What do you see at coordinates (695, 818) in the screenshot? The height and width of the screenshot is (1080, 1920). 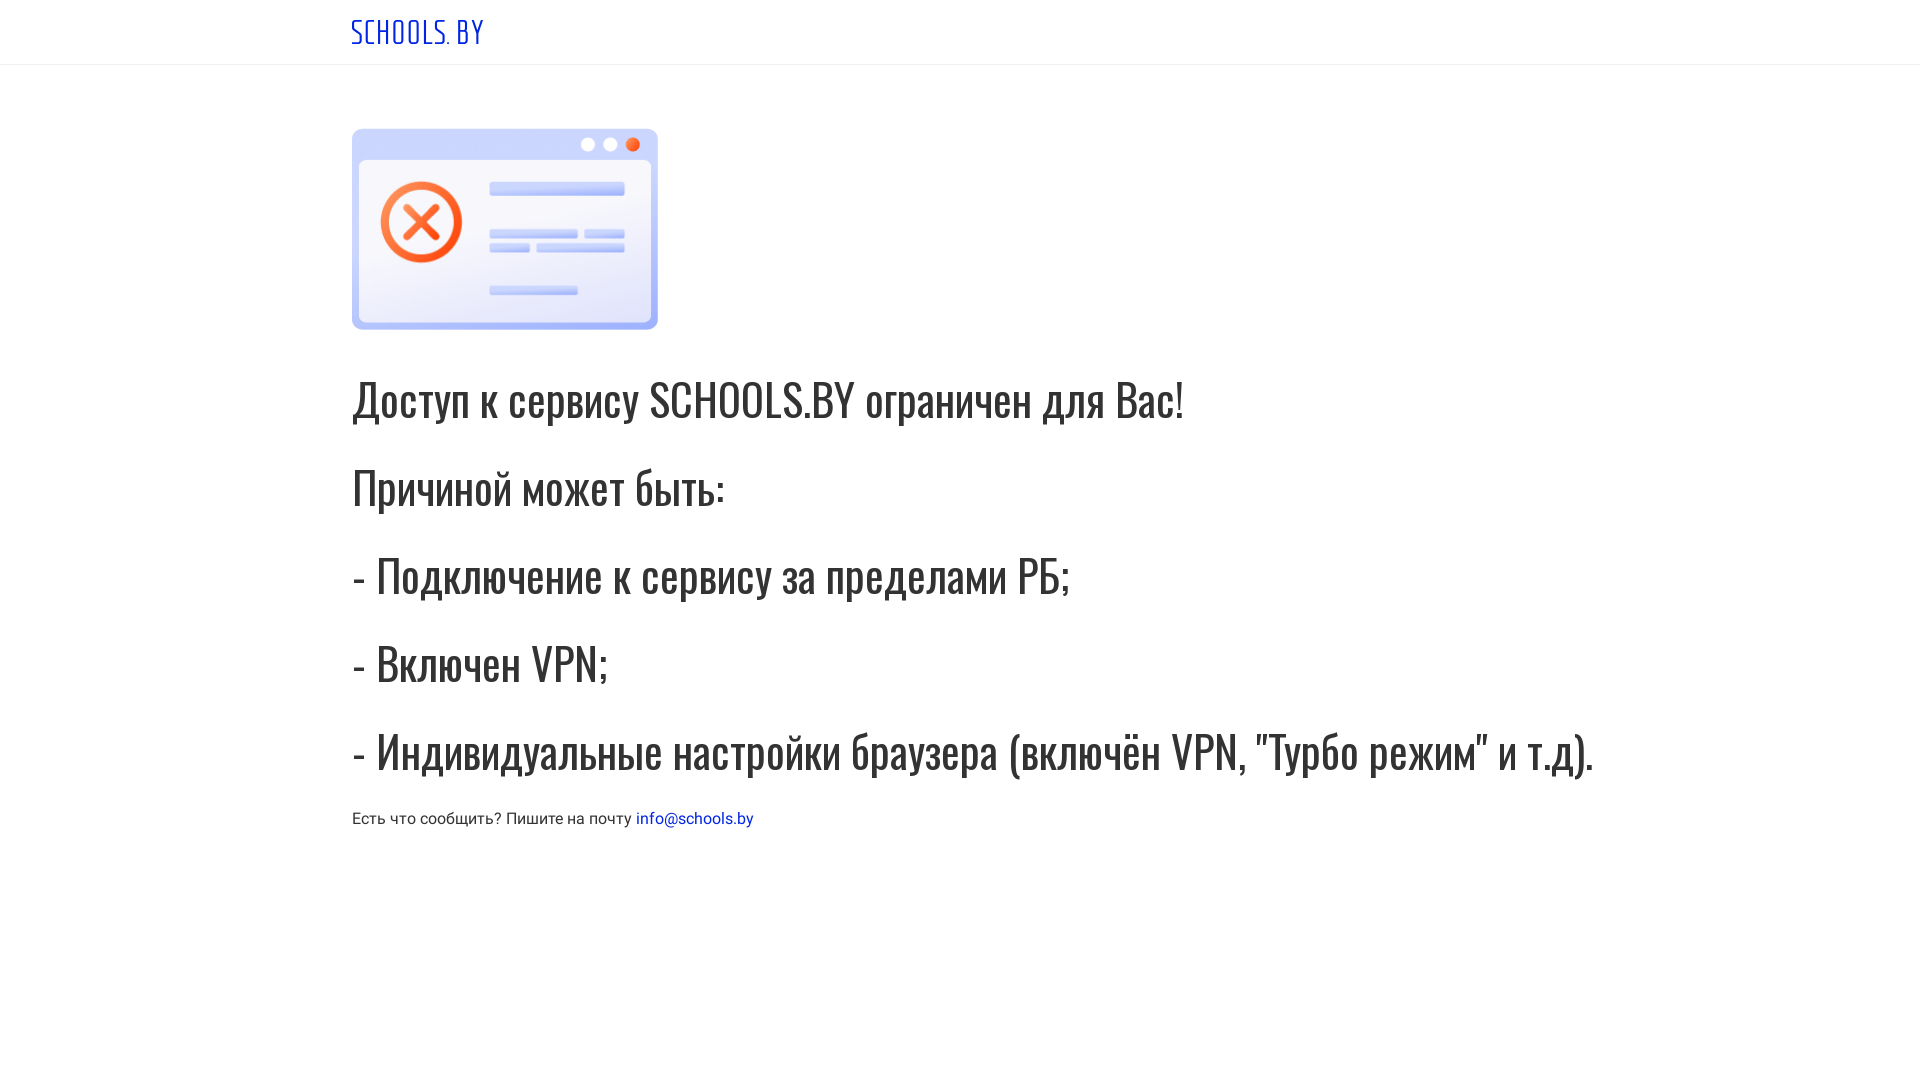 I see `'info@schools.by'` at bounding box center [695, 818].